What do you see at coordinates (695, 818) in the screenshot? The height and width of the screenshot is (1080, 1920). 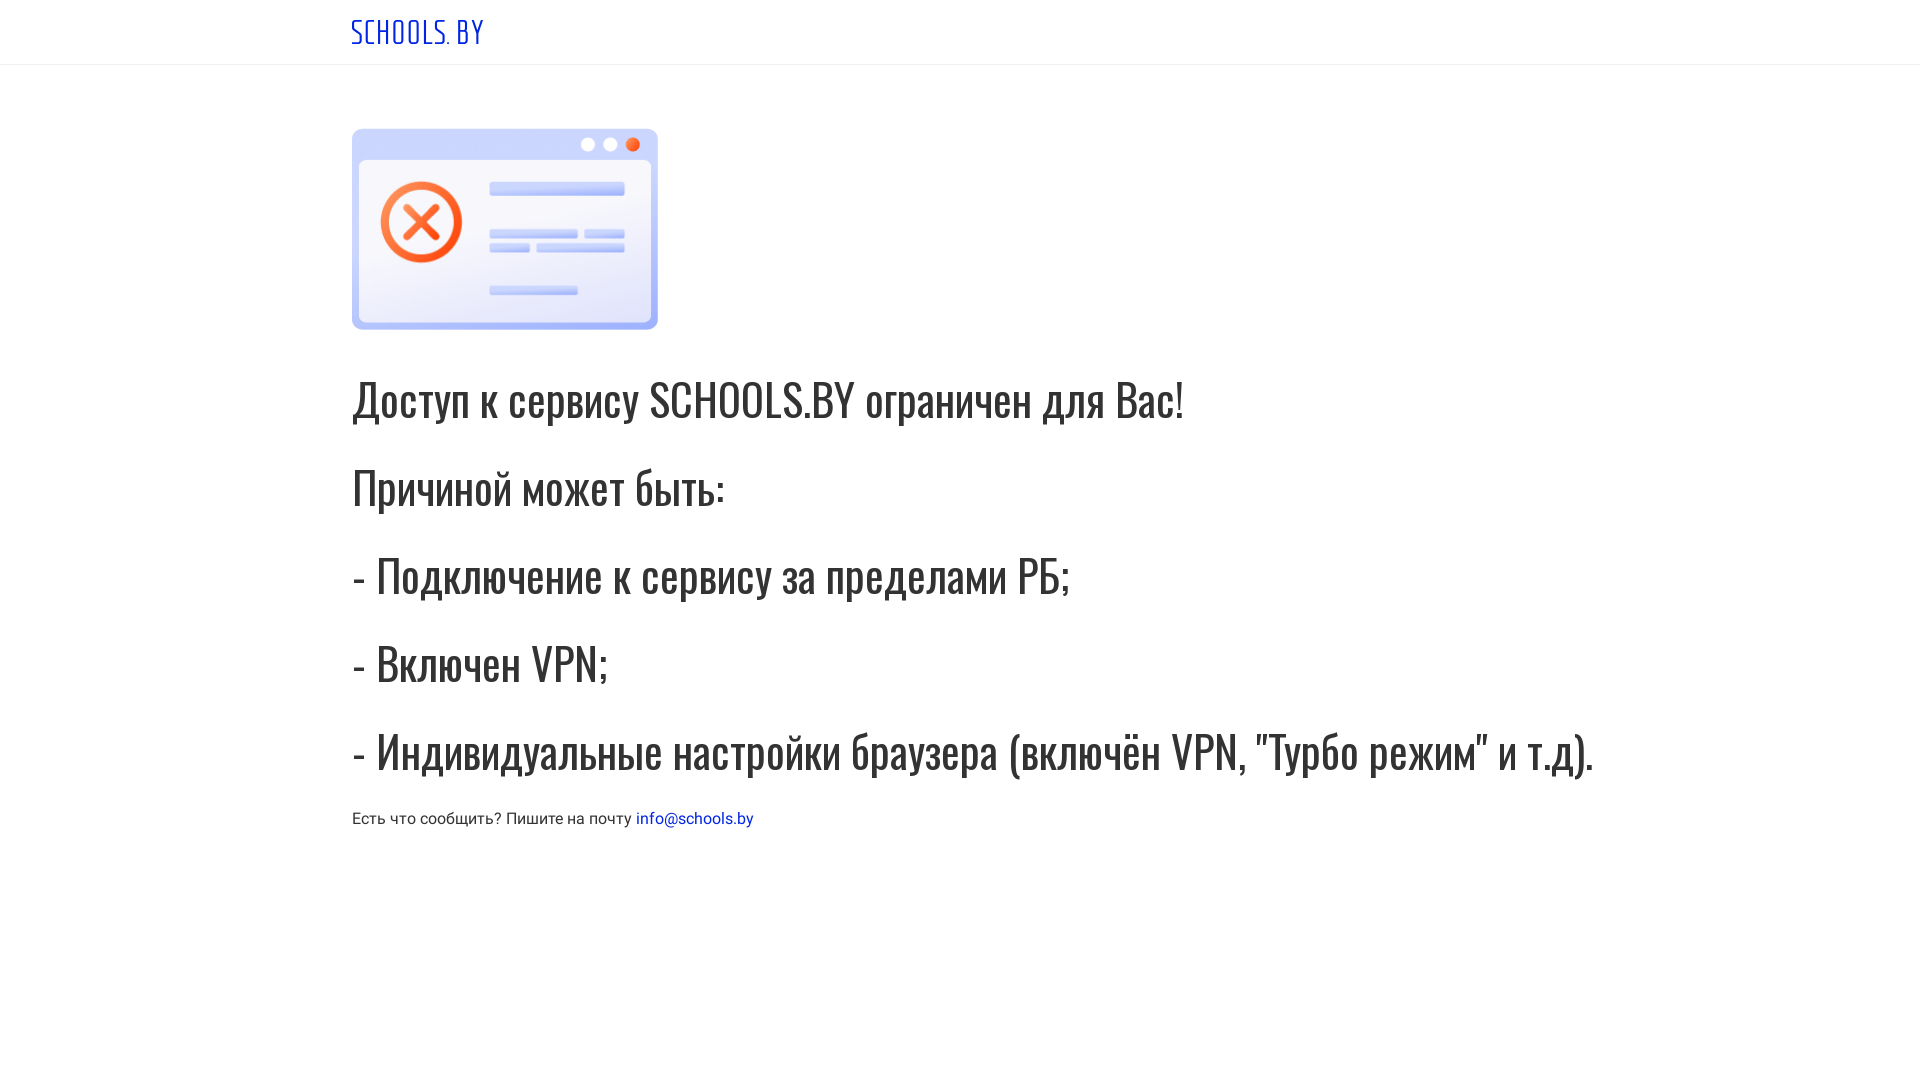 I see `'info@schools.by'` at bounding box center [695, 818].